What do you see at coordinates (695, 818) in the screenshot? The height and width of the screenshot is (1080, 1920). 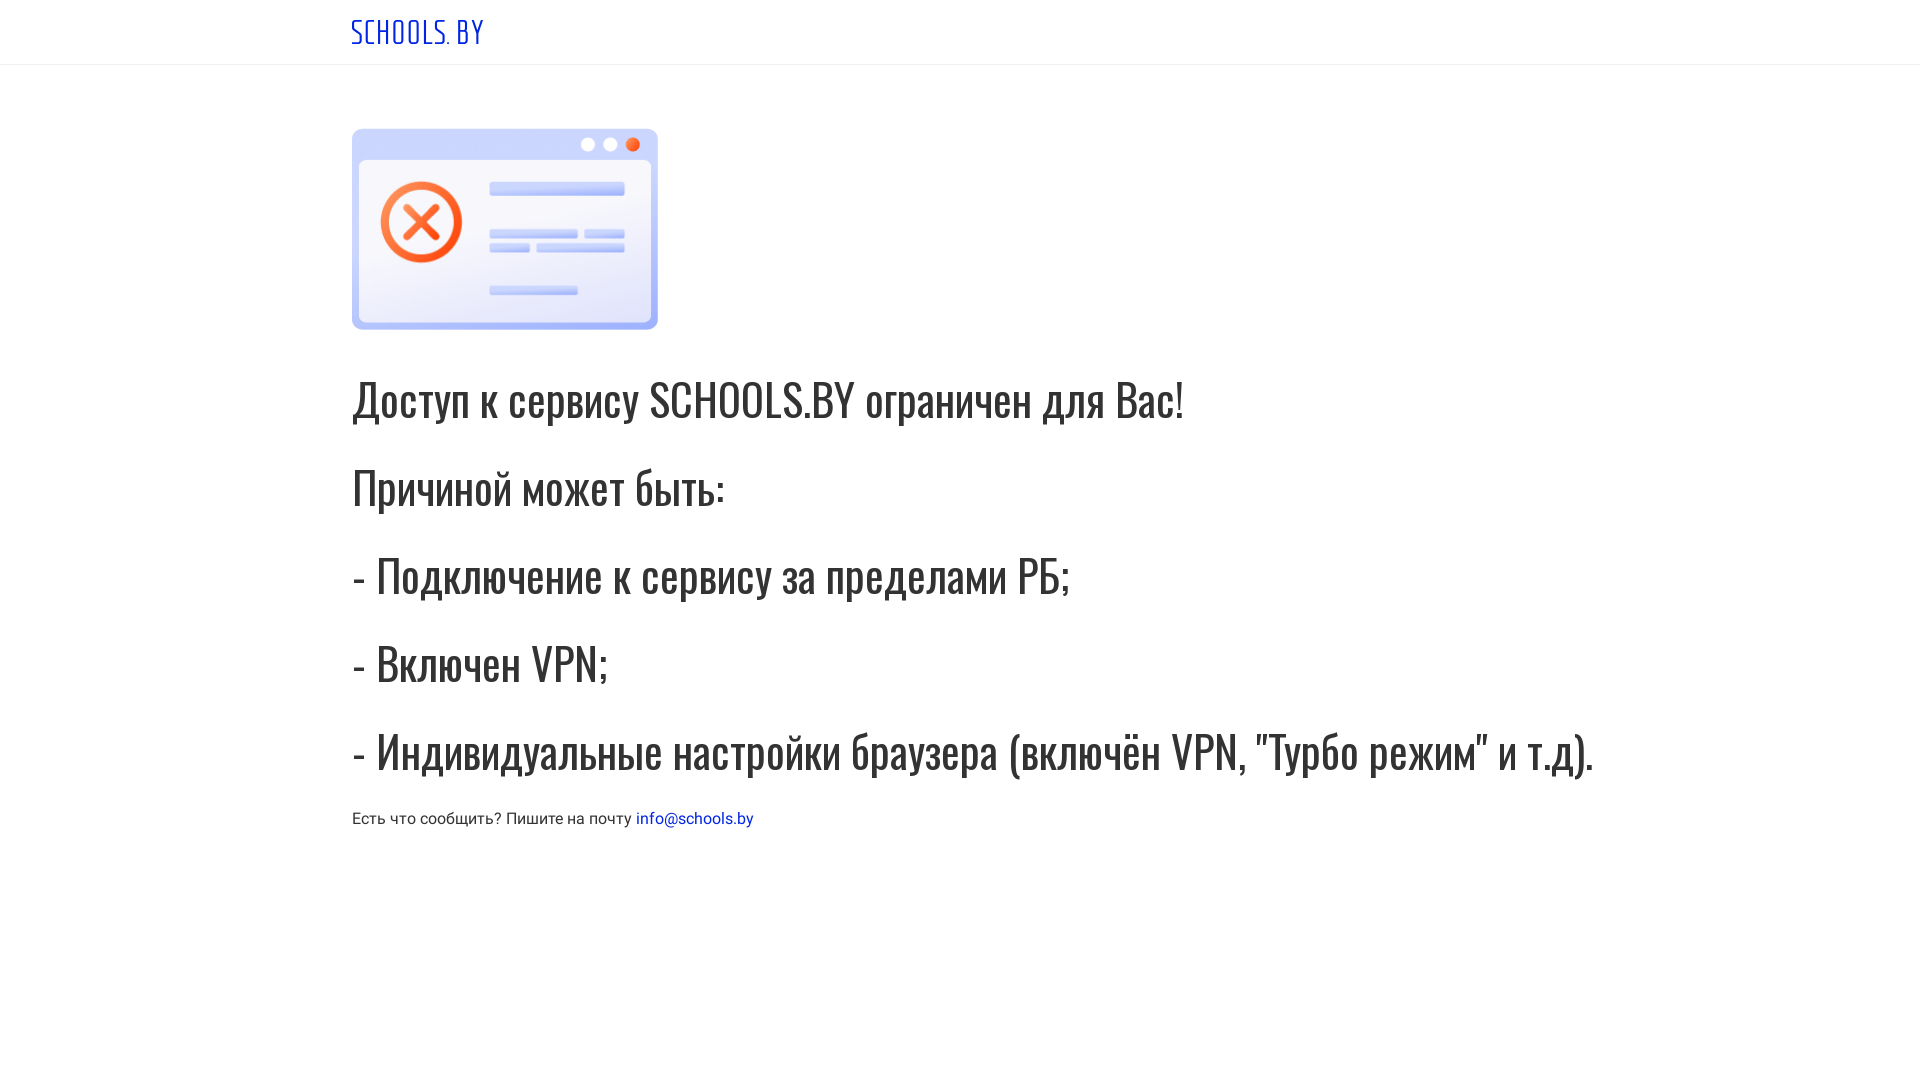 I see `'info@schools.by'` at bounding box center [695, 818].